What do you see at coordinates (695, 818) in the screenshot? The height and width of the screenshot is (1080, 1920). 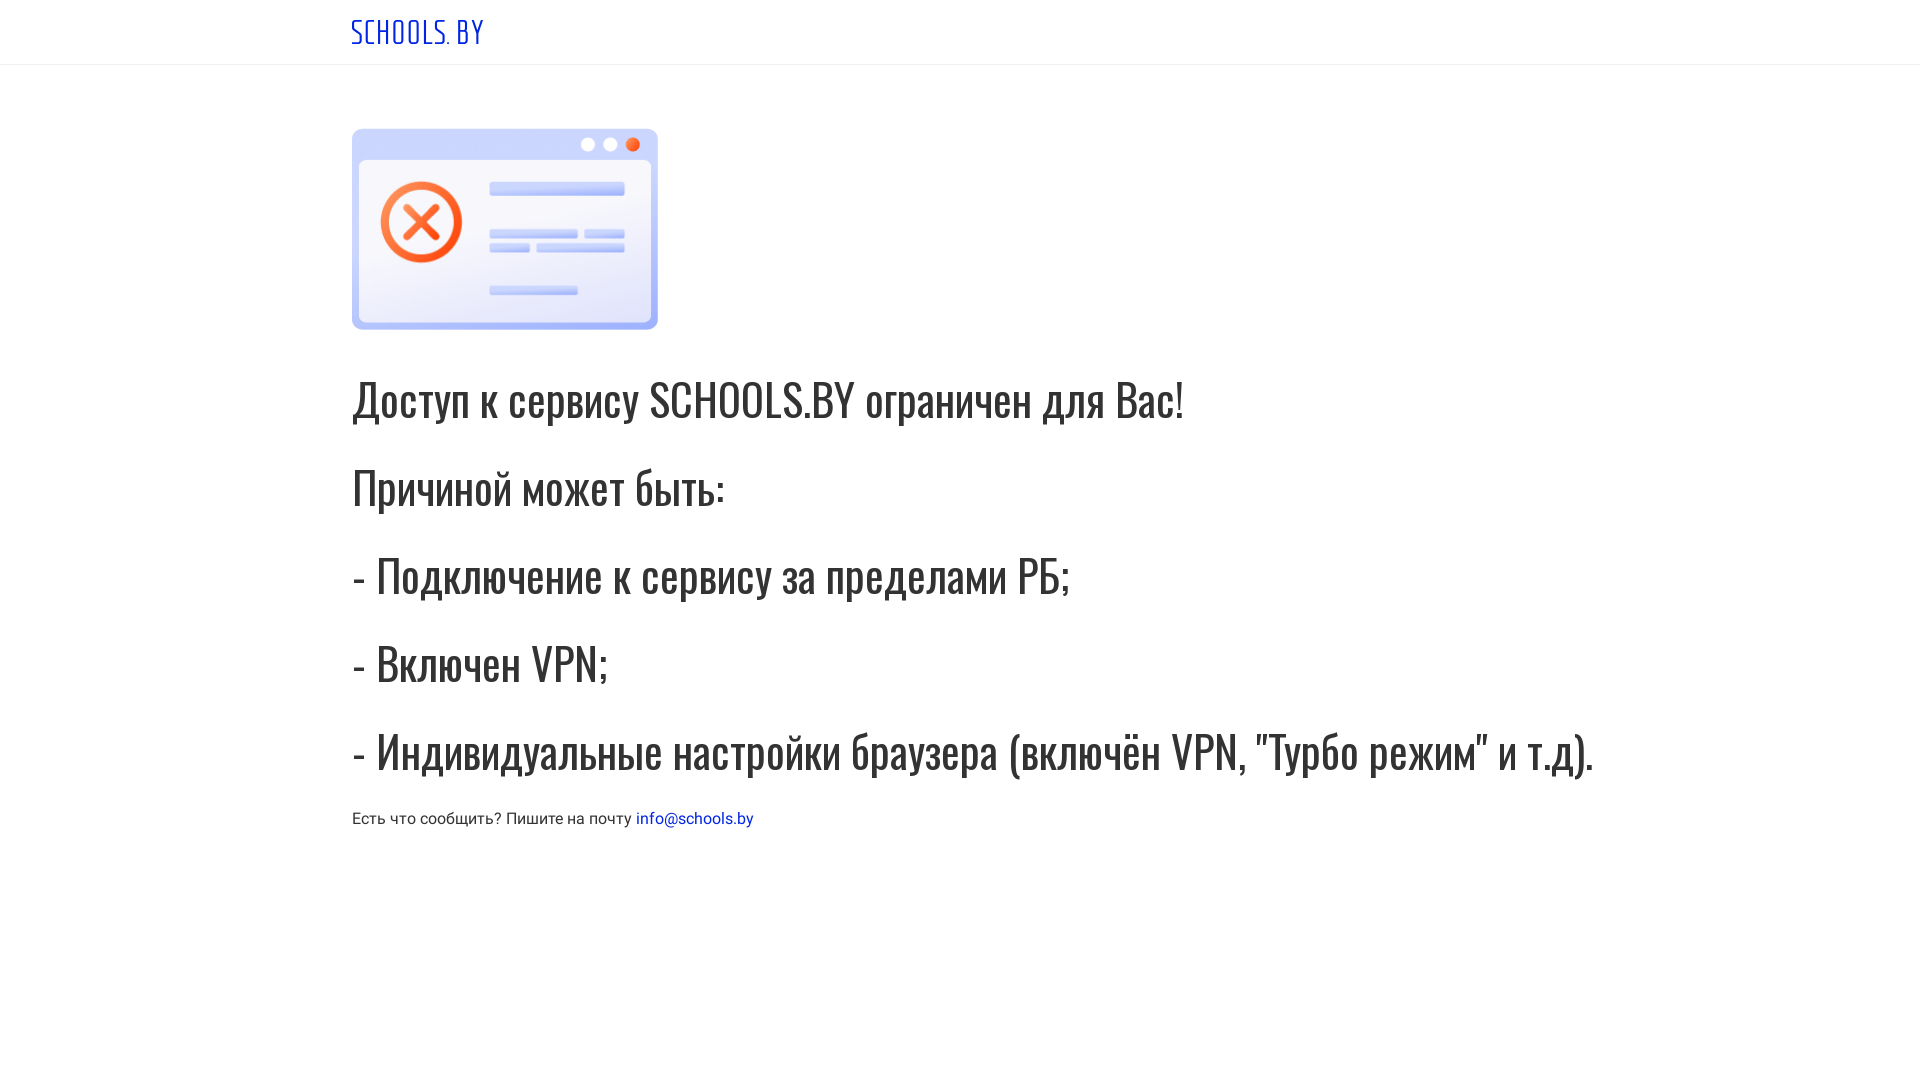 I see `'info@schools.by'` at bounding box center [695, 818].